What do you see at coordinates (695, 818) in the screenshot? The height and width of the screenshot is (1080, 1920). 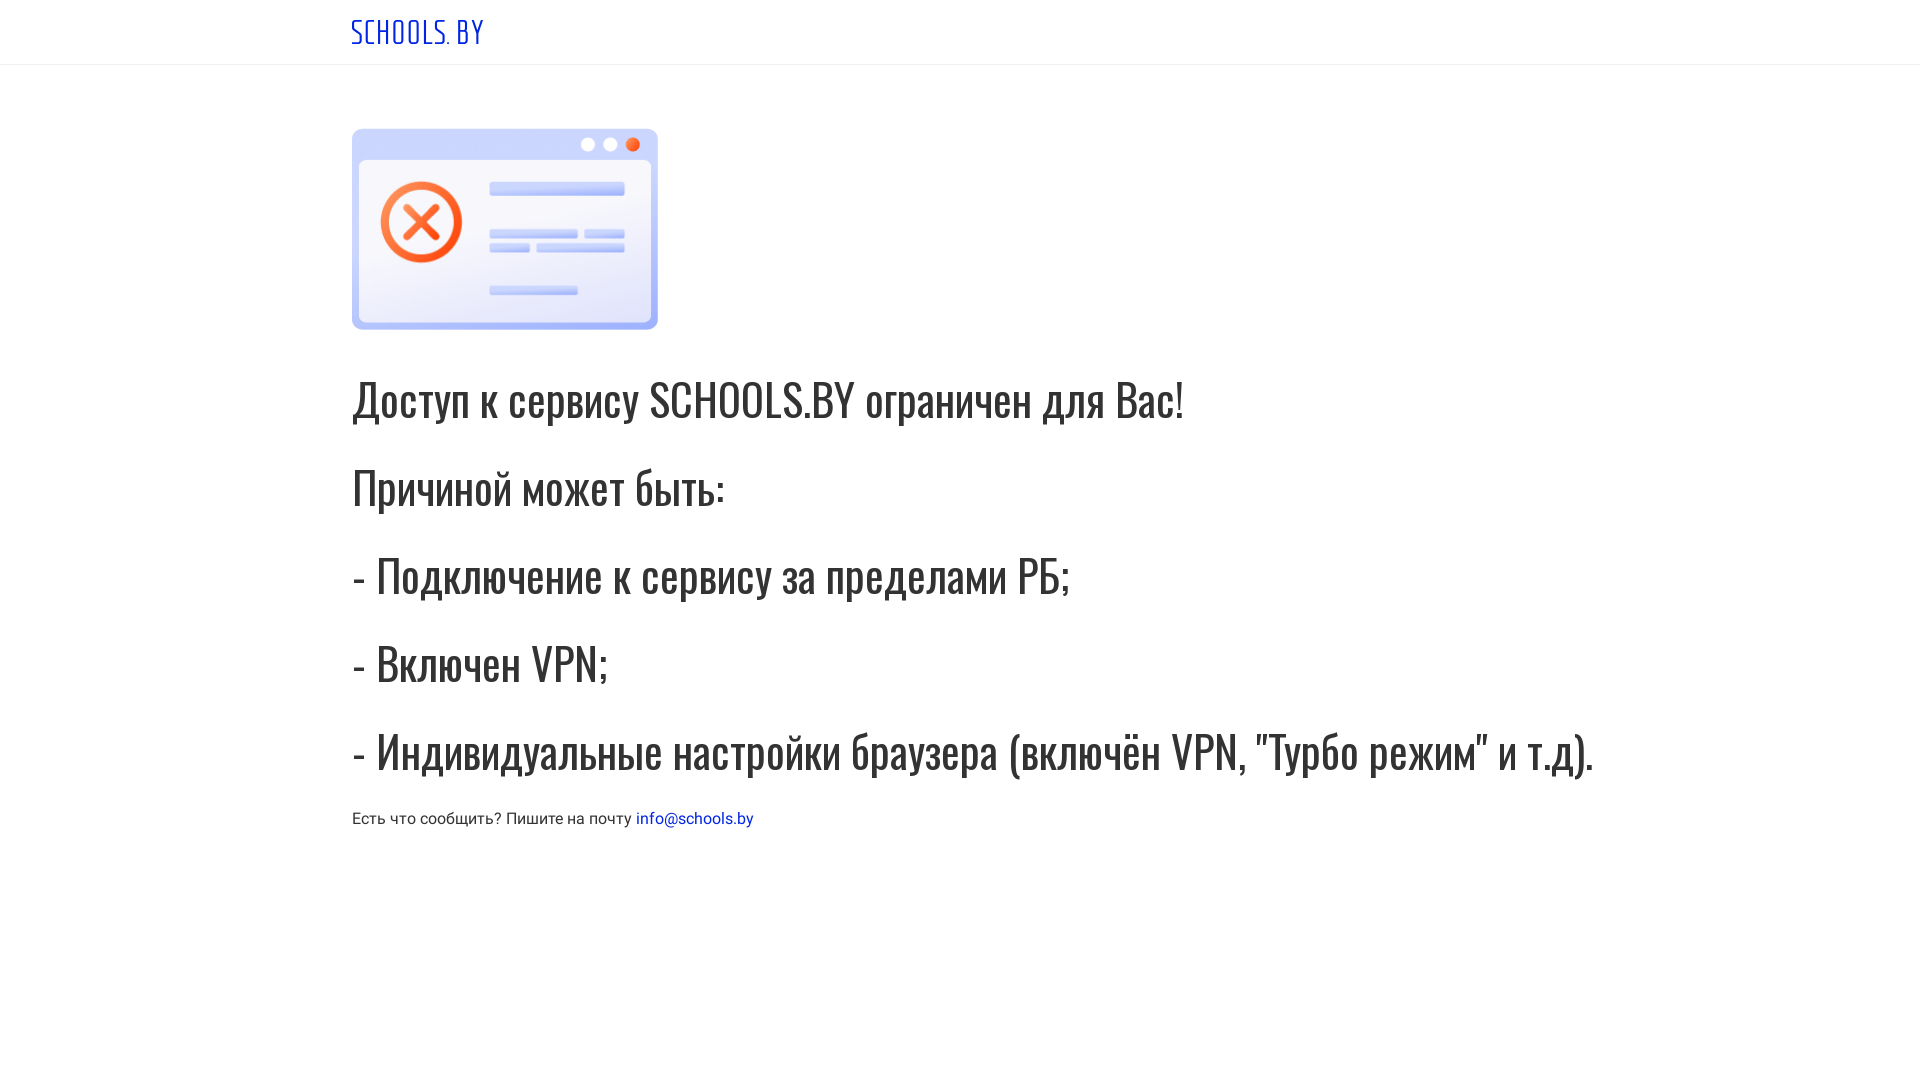 I see `'info@schools.by'` at bounding box center [695, 818].